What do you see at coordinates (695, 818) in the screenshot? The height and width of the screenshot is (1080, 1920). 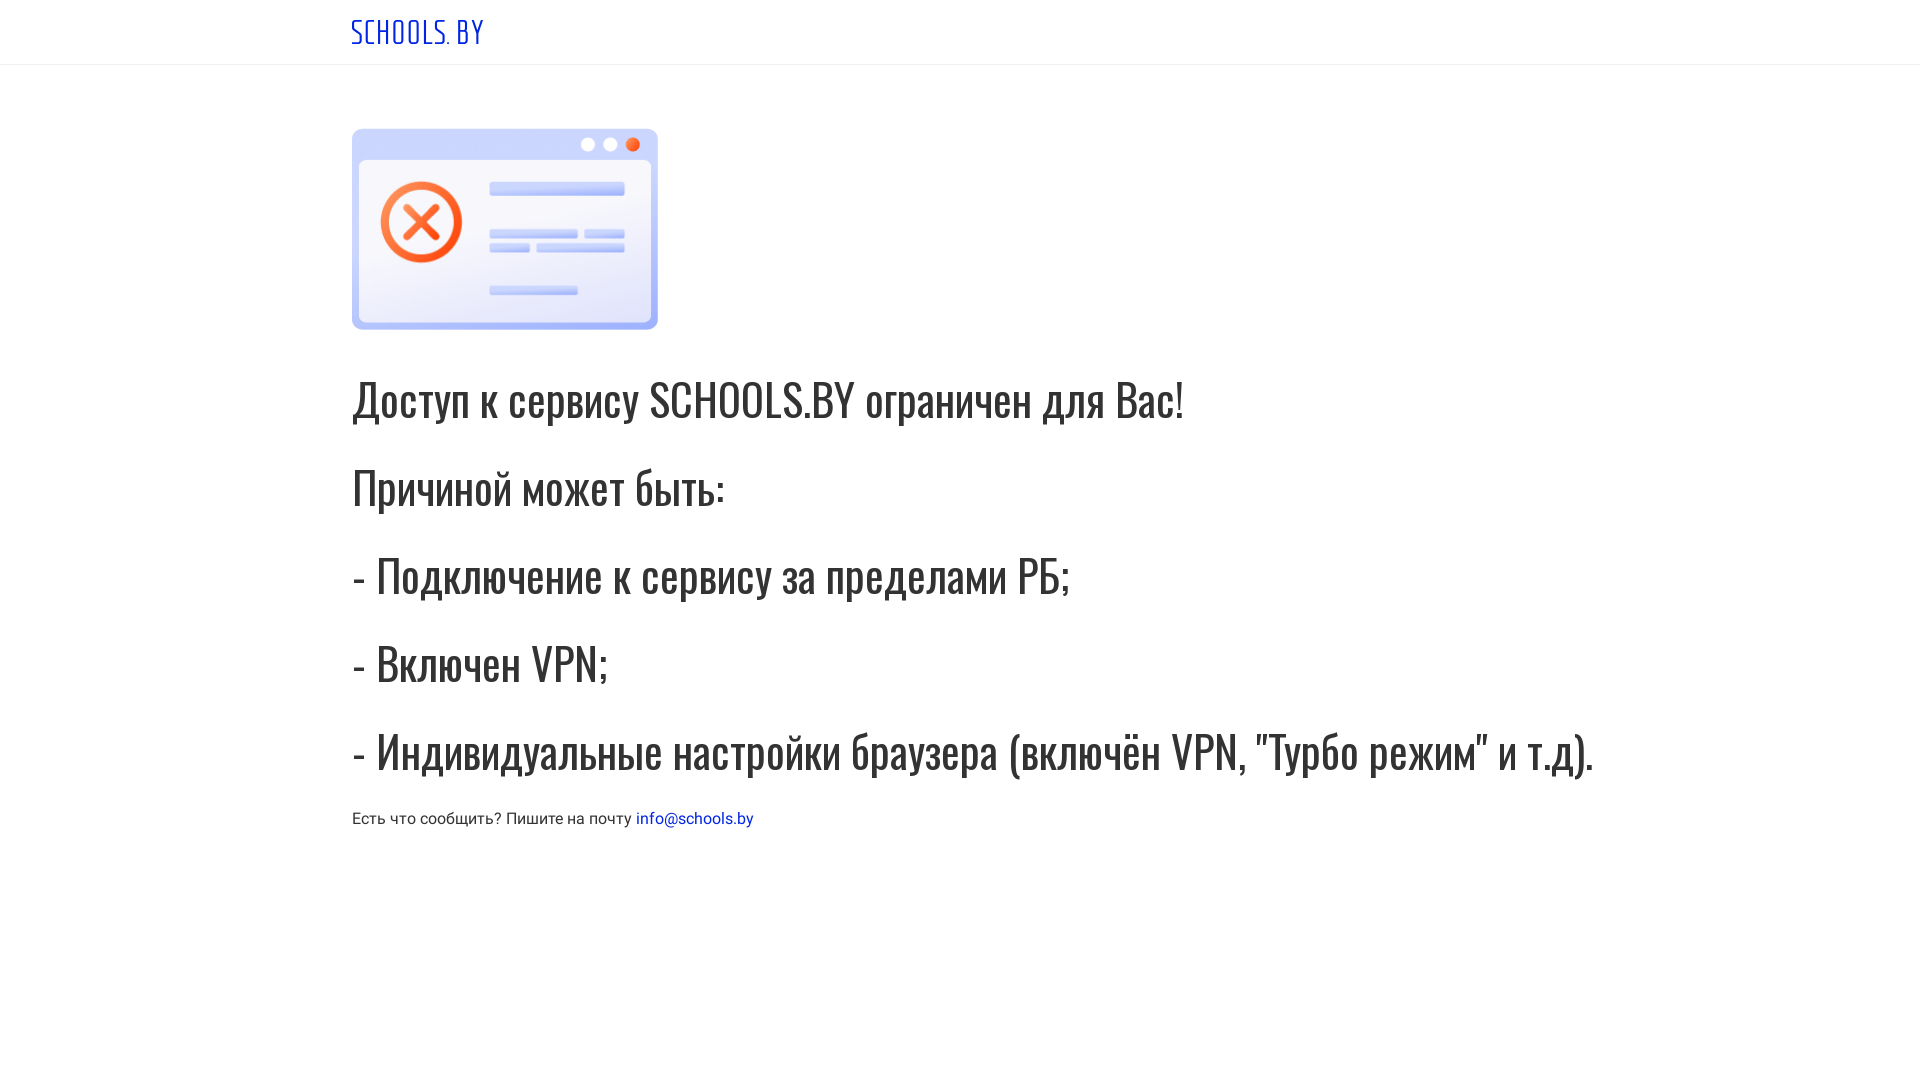 I see `'info@schools.by'` at bounding box center [695, 818].